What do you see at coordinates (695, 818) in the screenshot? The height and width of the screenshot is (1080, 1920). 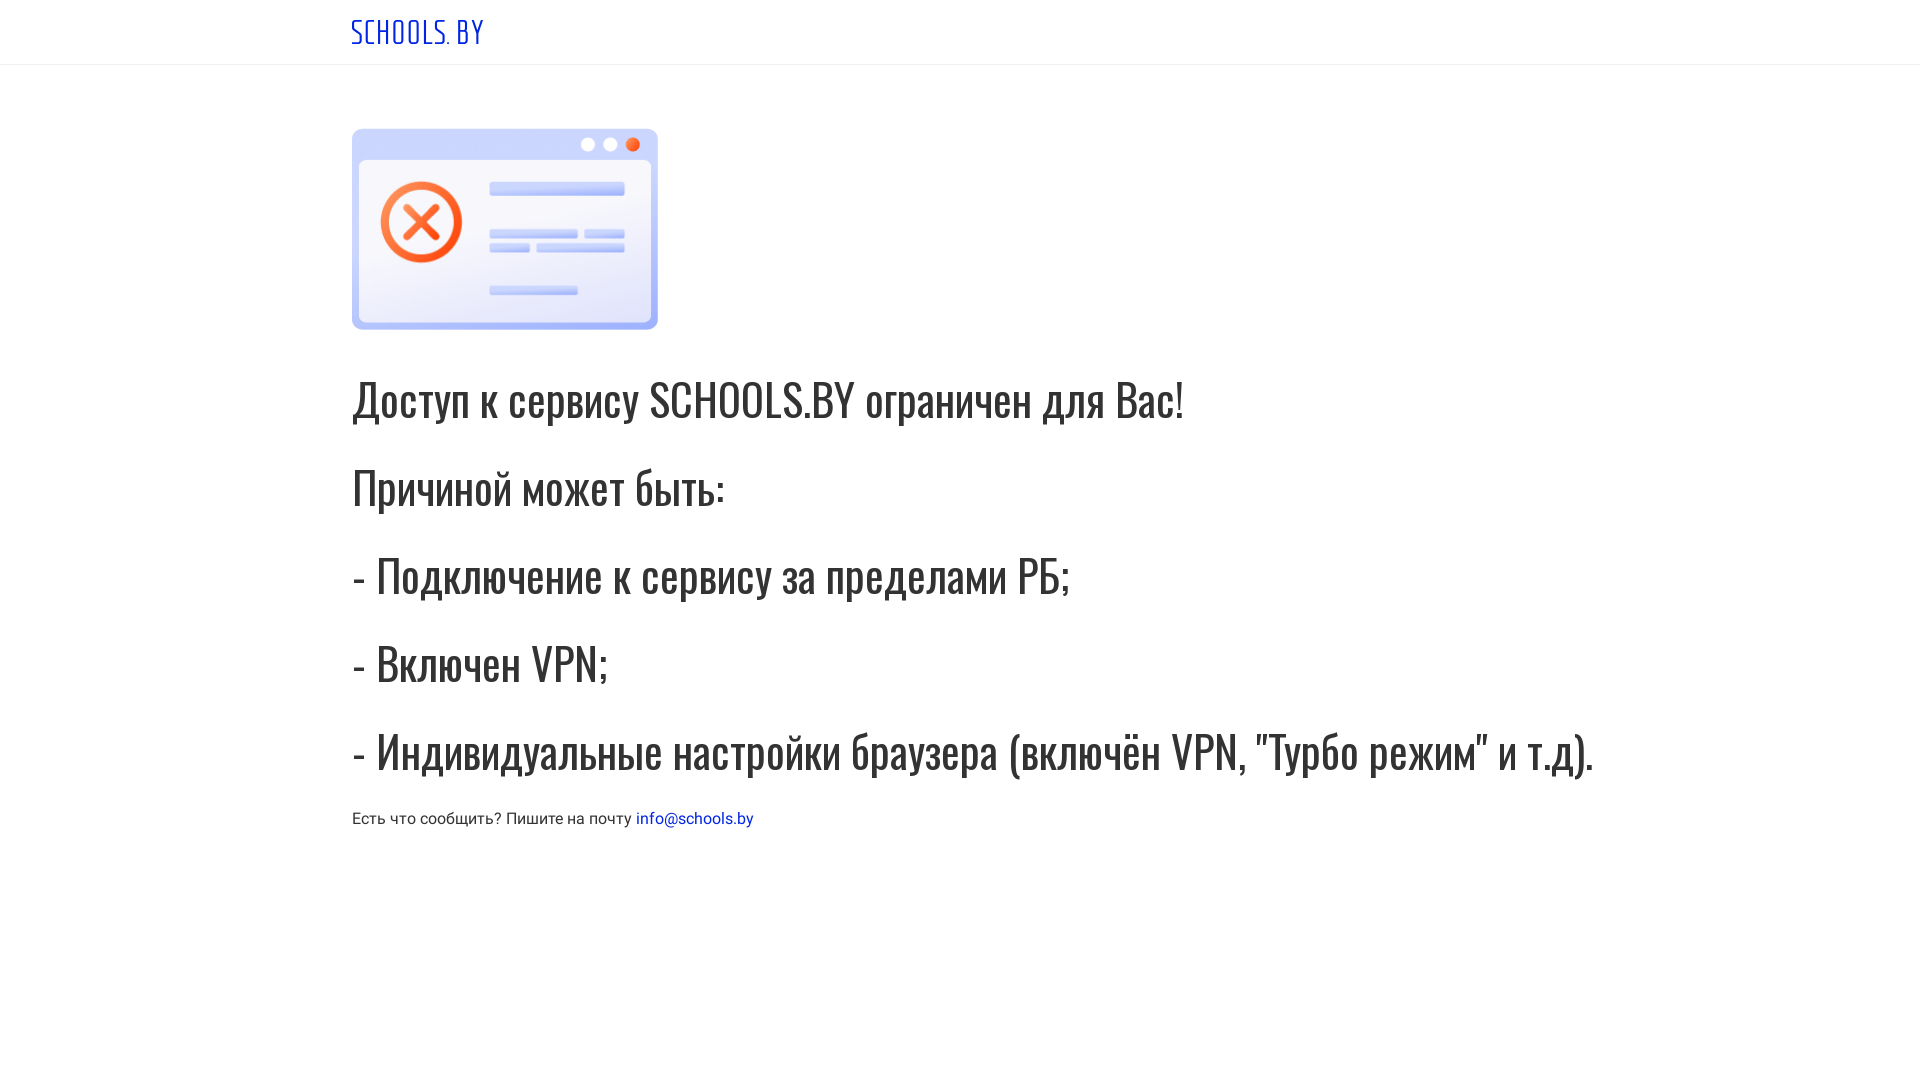 I see `'info@schools.by'` at bounding box center [695, 818].